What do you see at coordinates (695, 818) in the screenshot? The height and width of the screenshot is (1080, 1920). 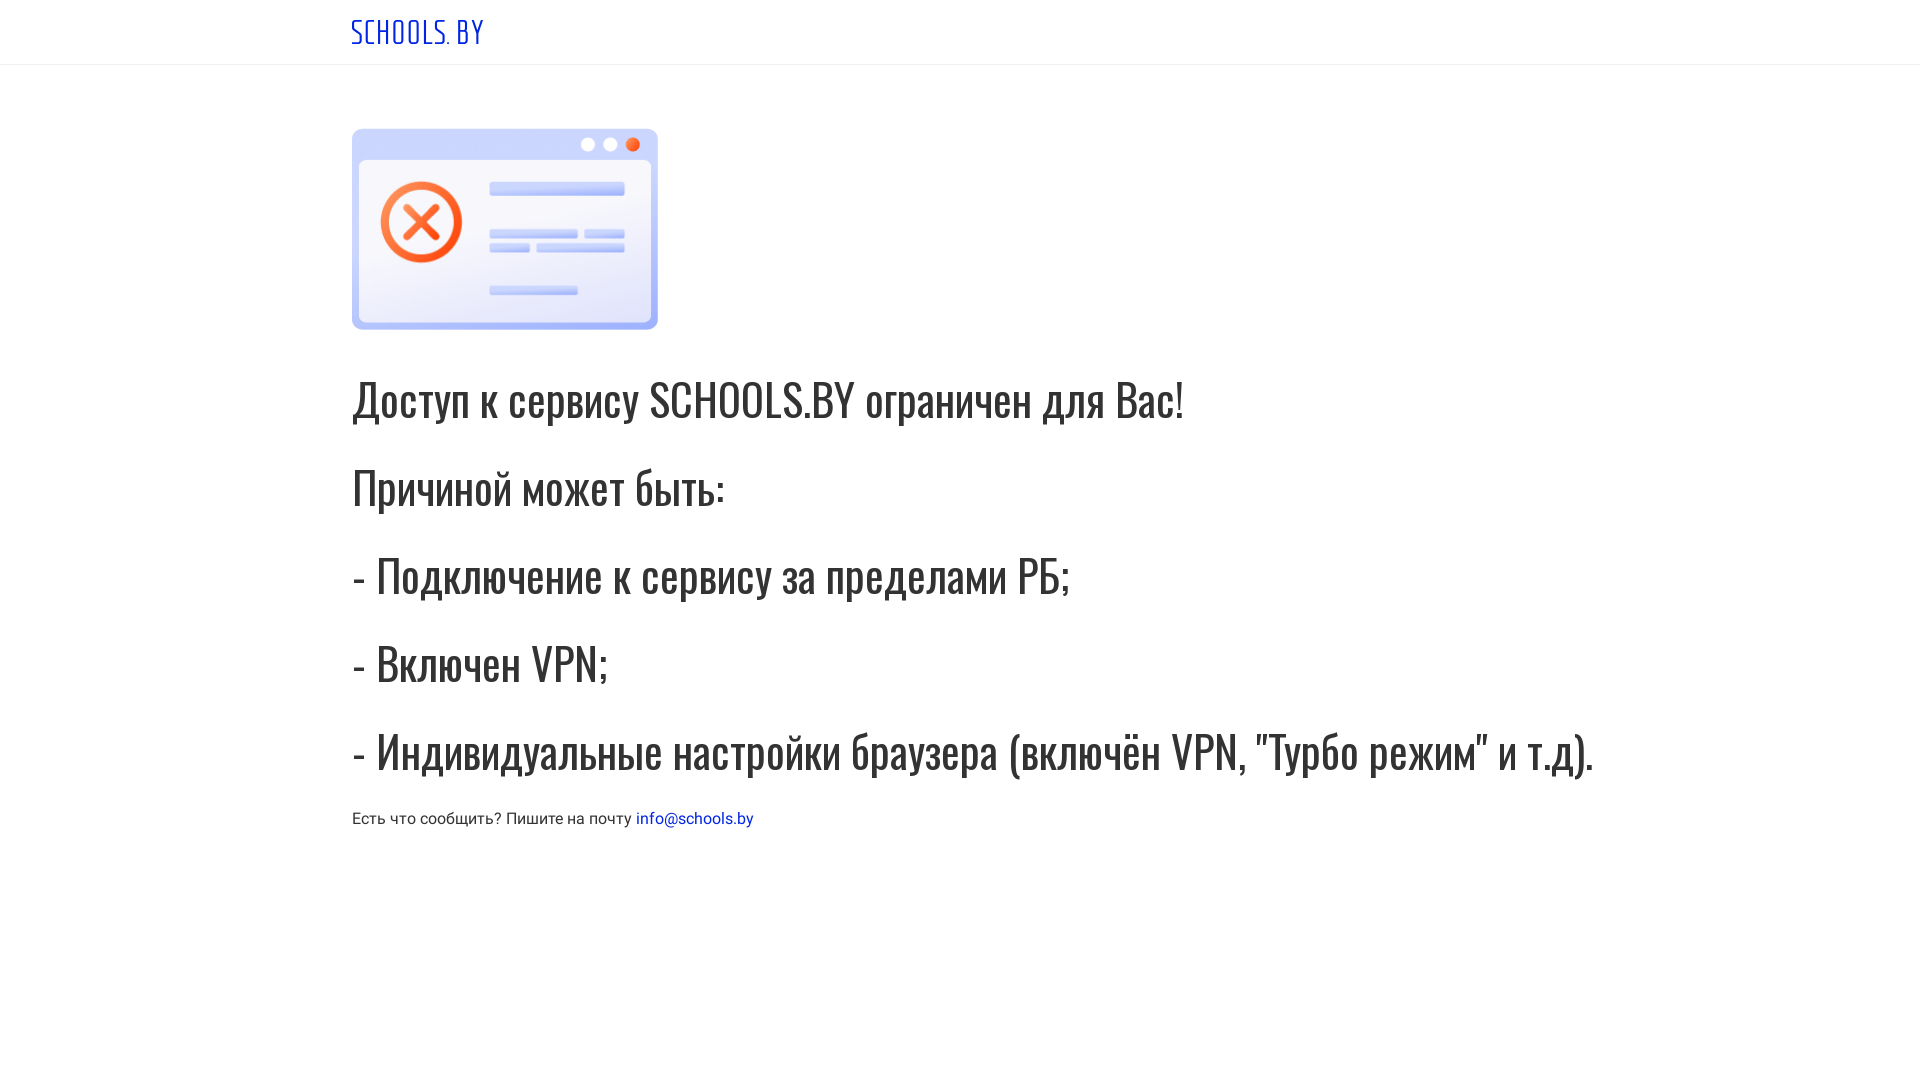 I see `'info@schools.by'` at bounding box center [695, 818].